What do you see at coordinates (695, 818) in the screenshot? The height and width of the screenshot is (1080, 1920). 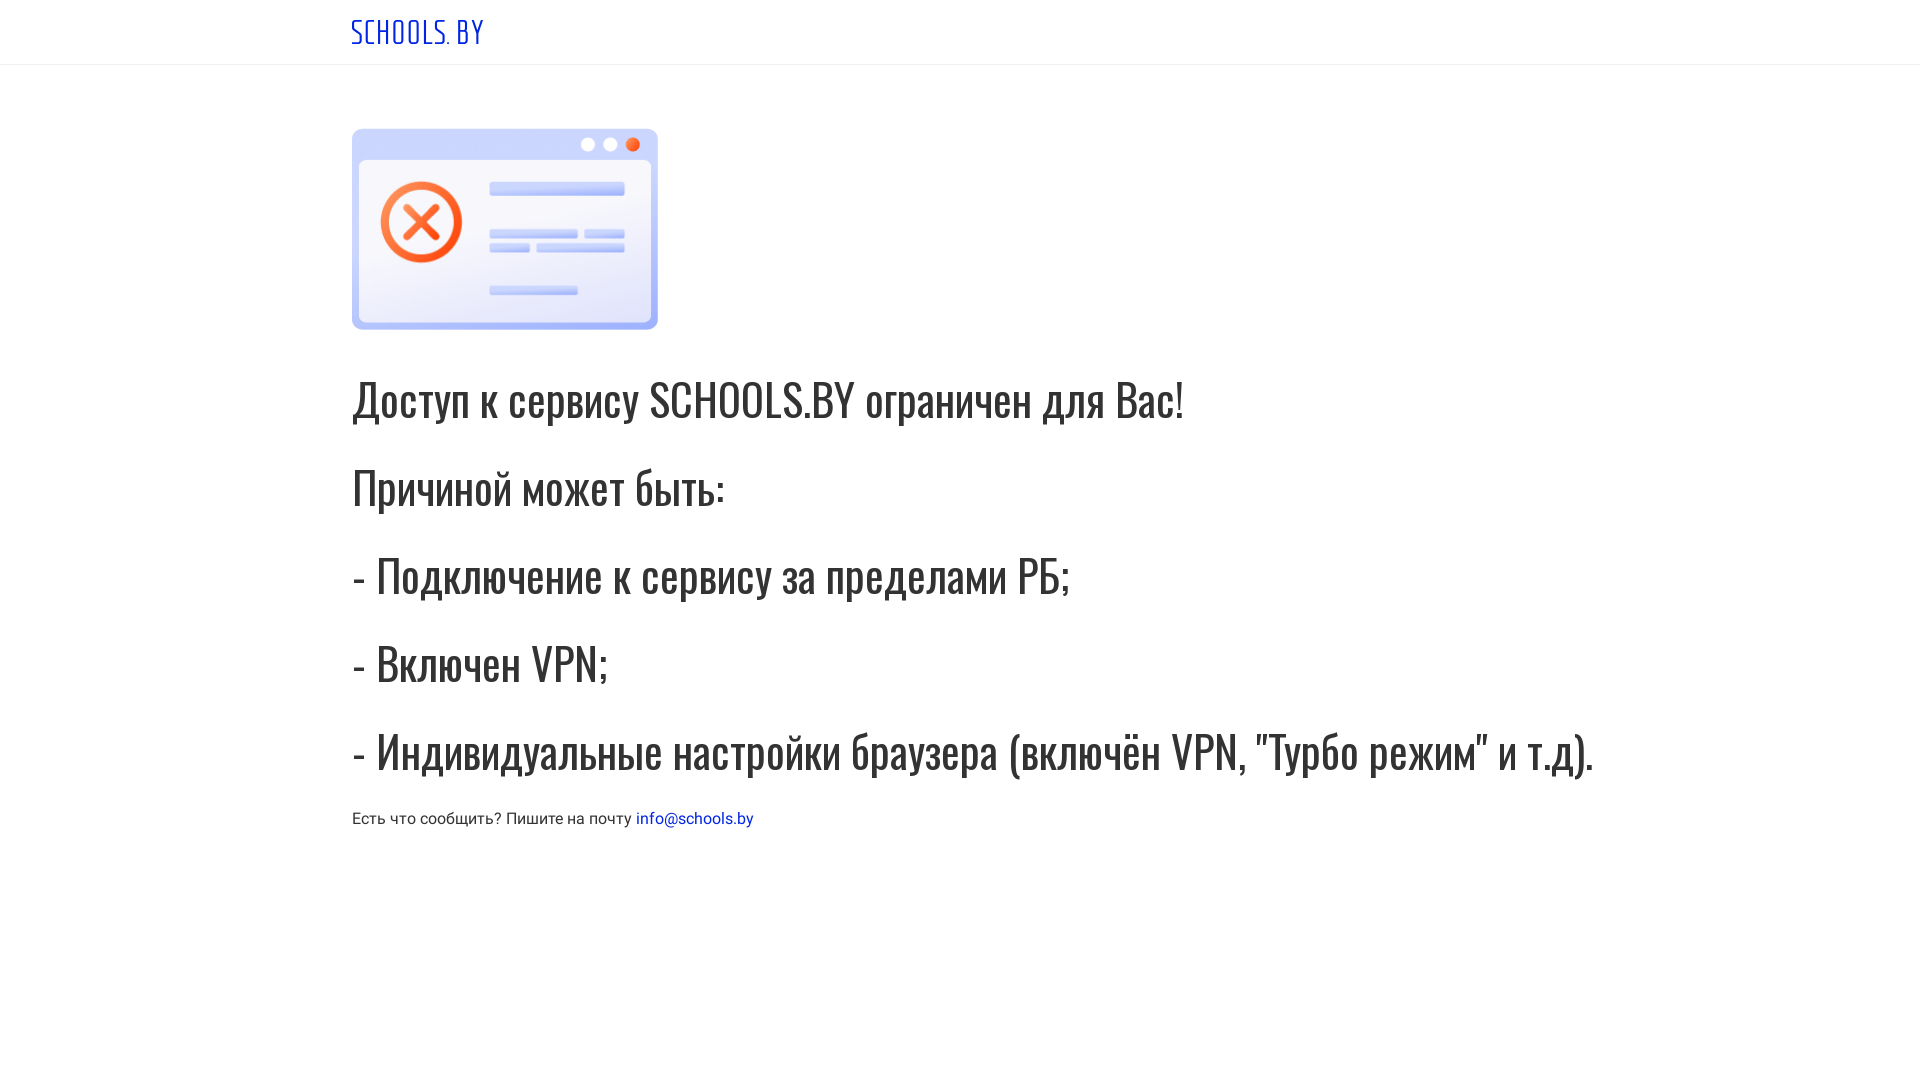 I see `'info@schools.by'` at bounding box center [695, 818].